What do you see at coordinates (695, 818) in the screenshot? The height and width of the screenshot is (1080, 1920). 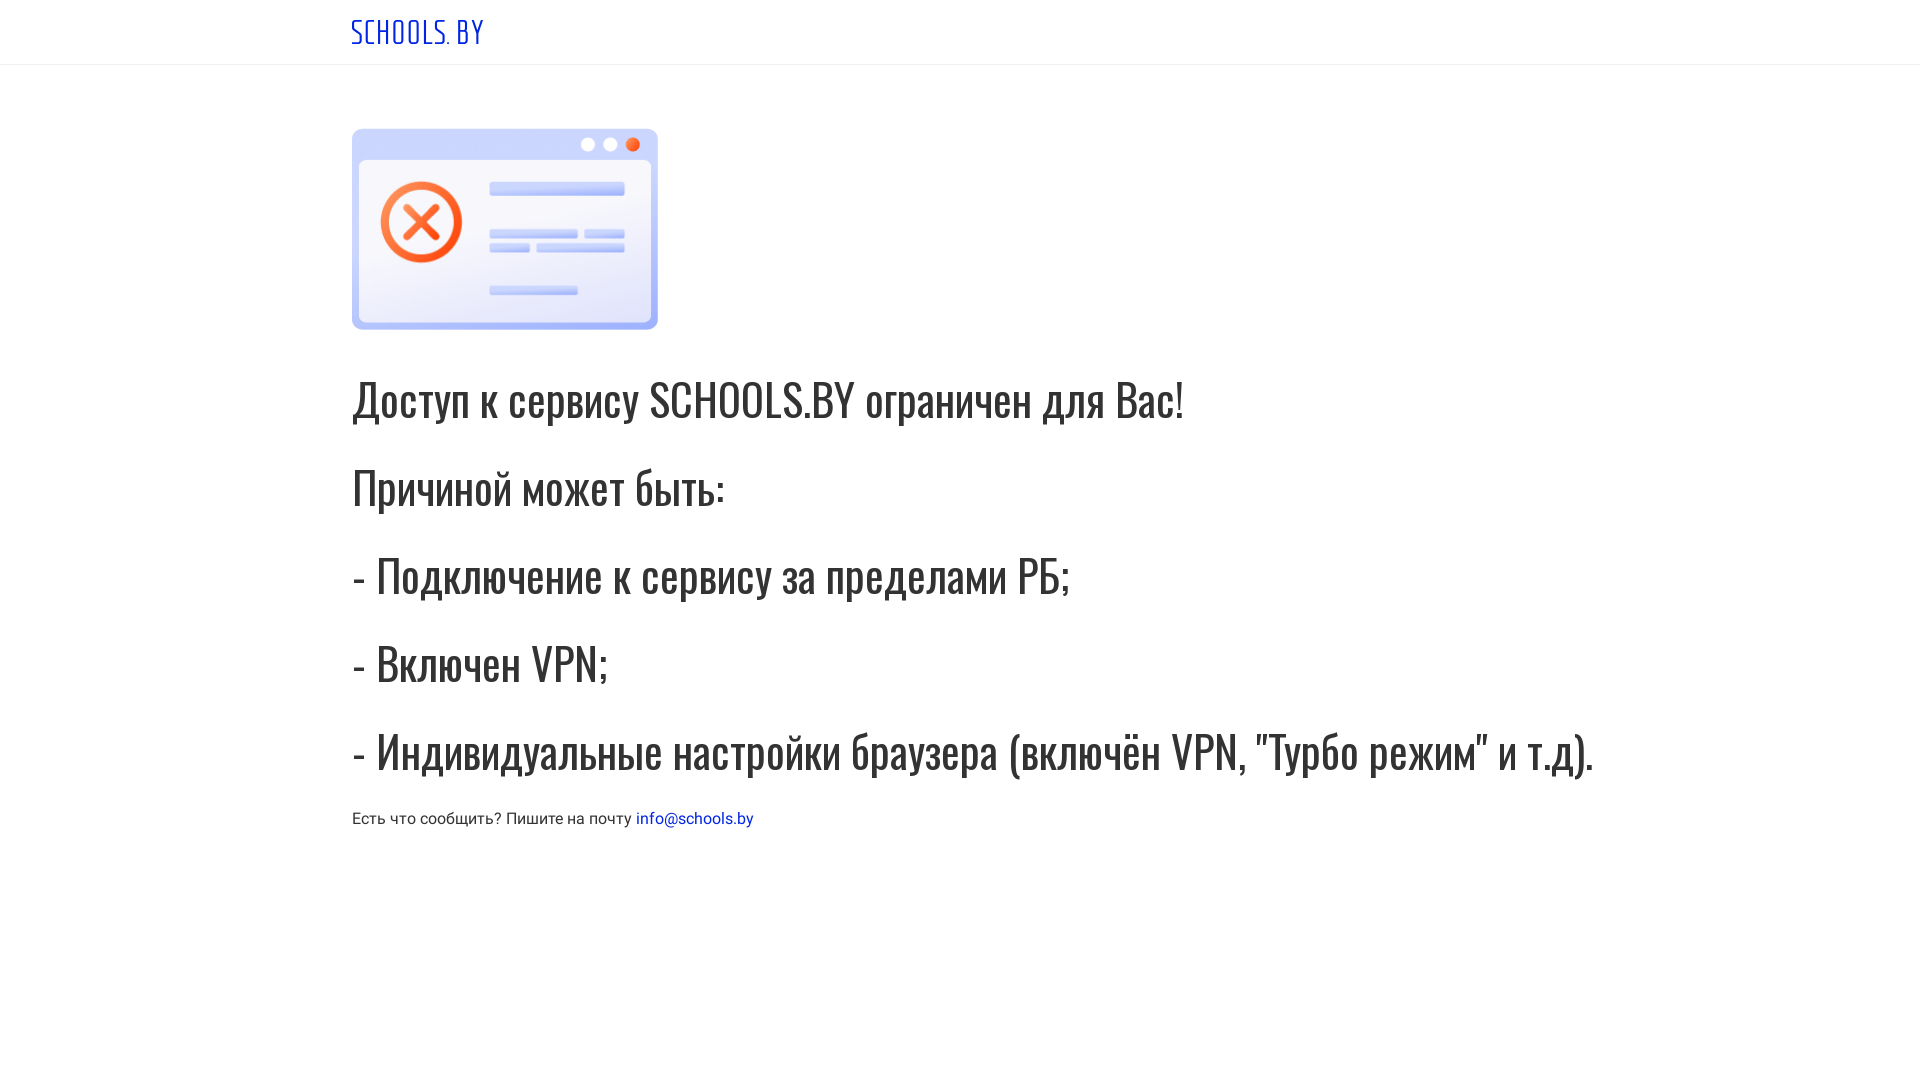 I see `'info@schools.by'` at bounding box center [695, 818].